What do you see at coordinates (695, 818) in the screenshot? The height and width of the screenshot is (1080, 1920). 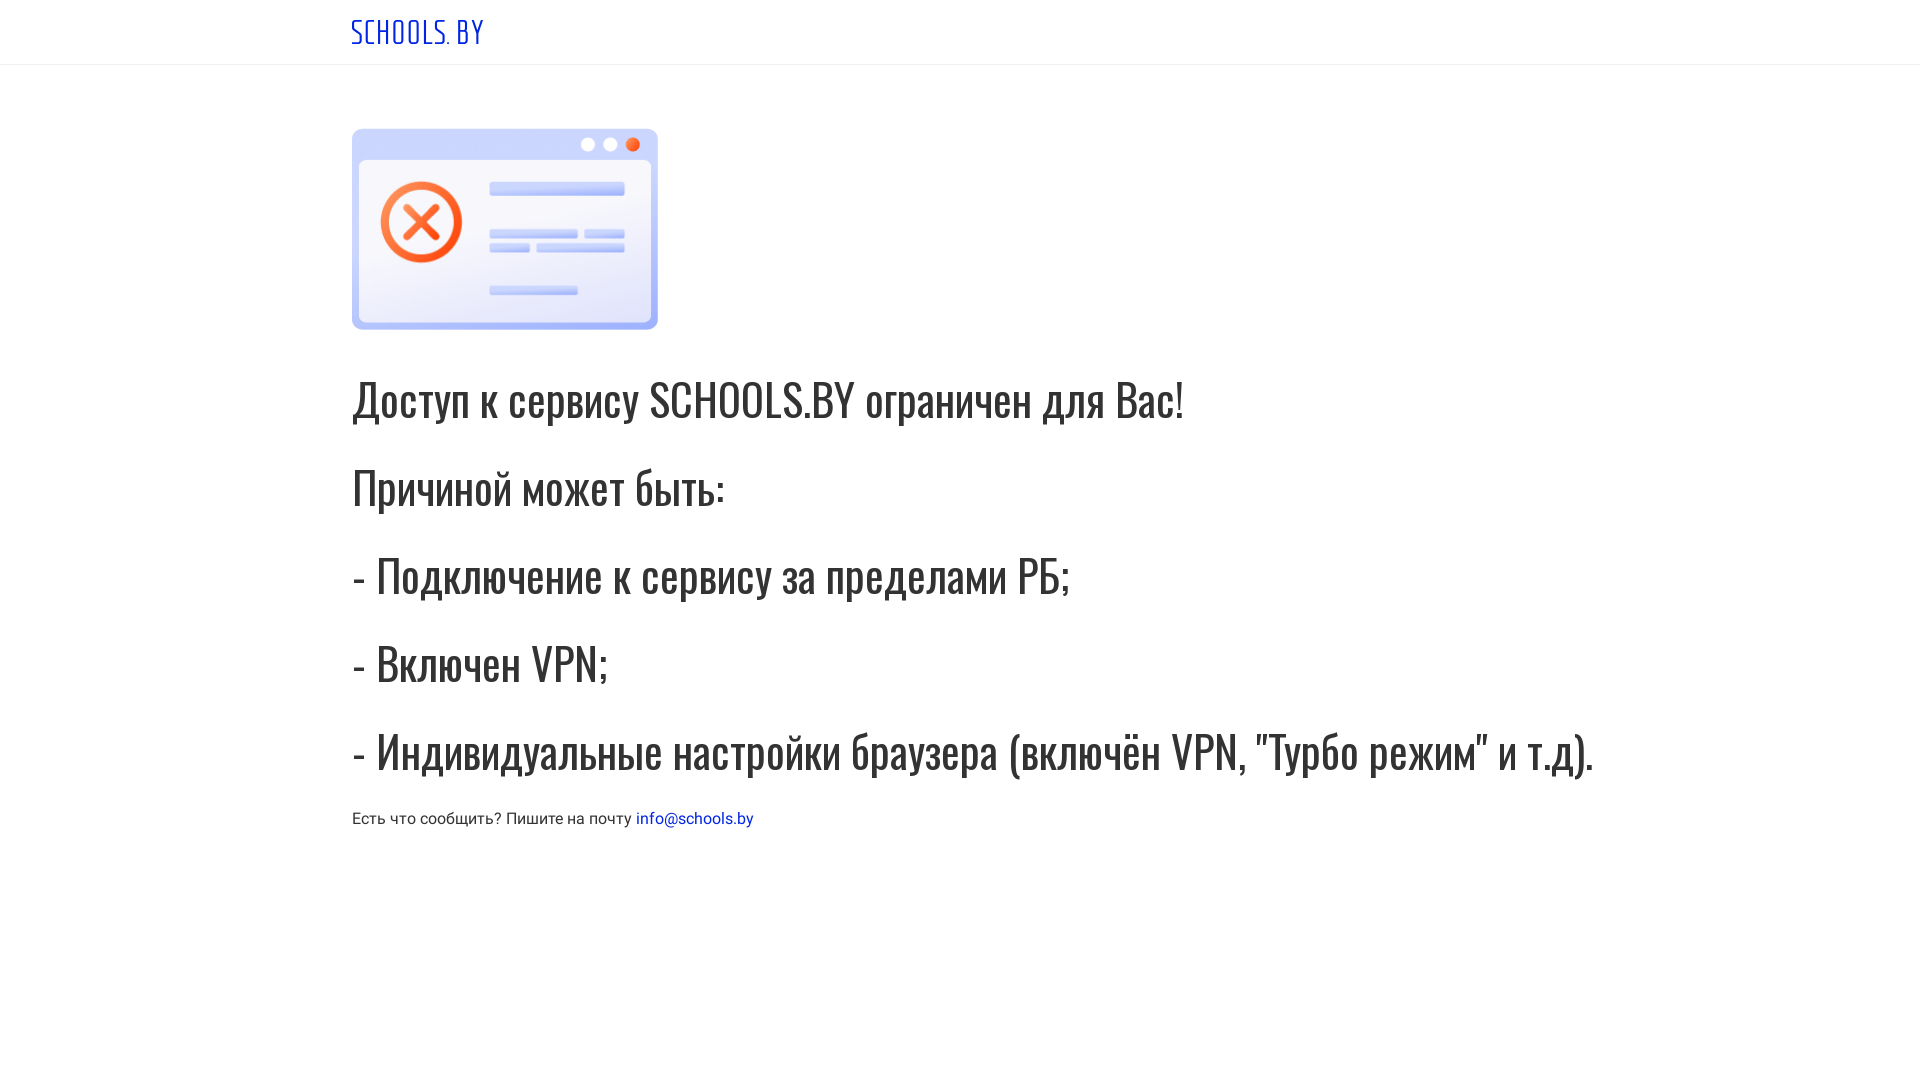 I see `'info@schools.by'` at bounding box center [695, 818].